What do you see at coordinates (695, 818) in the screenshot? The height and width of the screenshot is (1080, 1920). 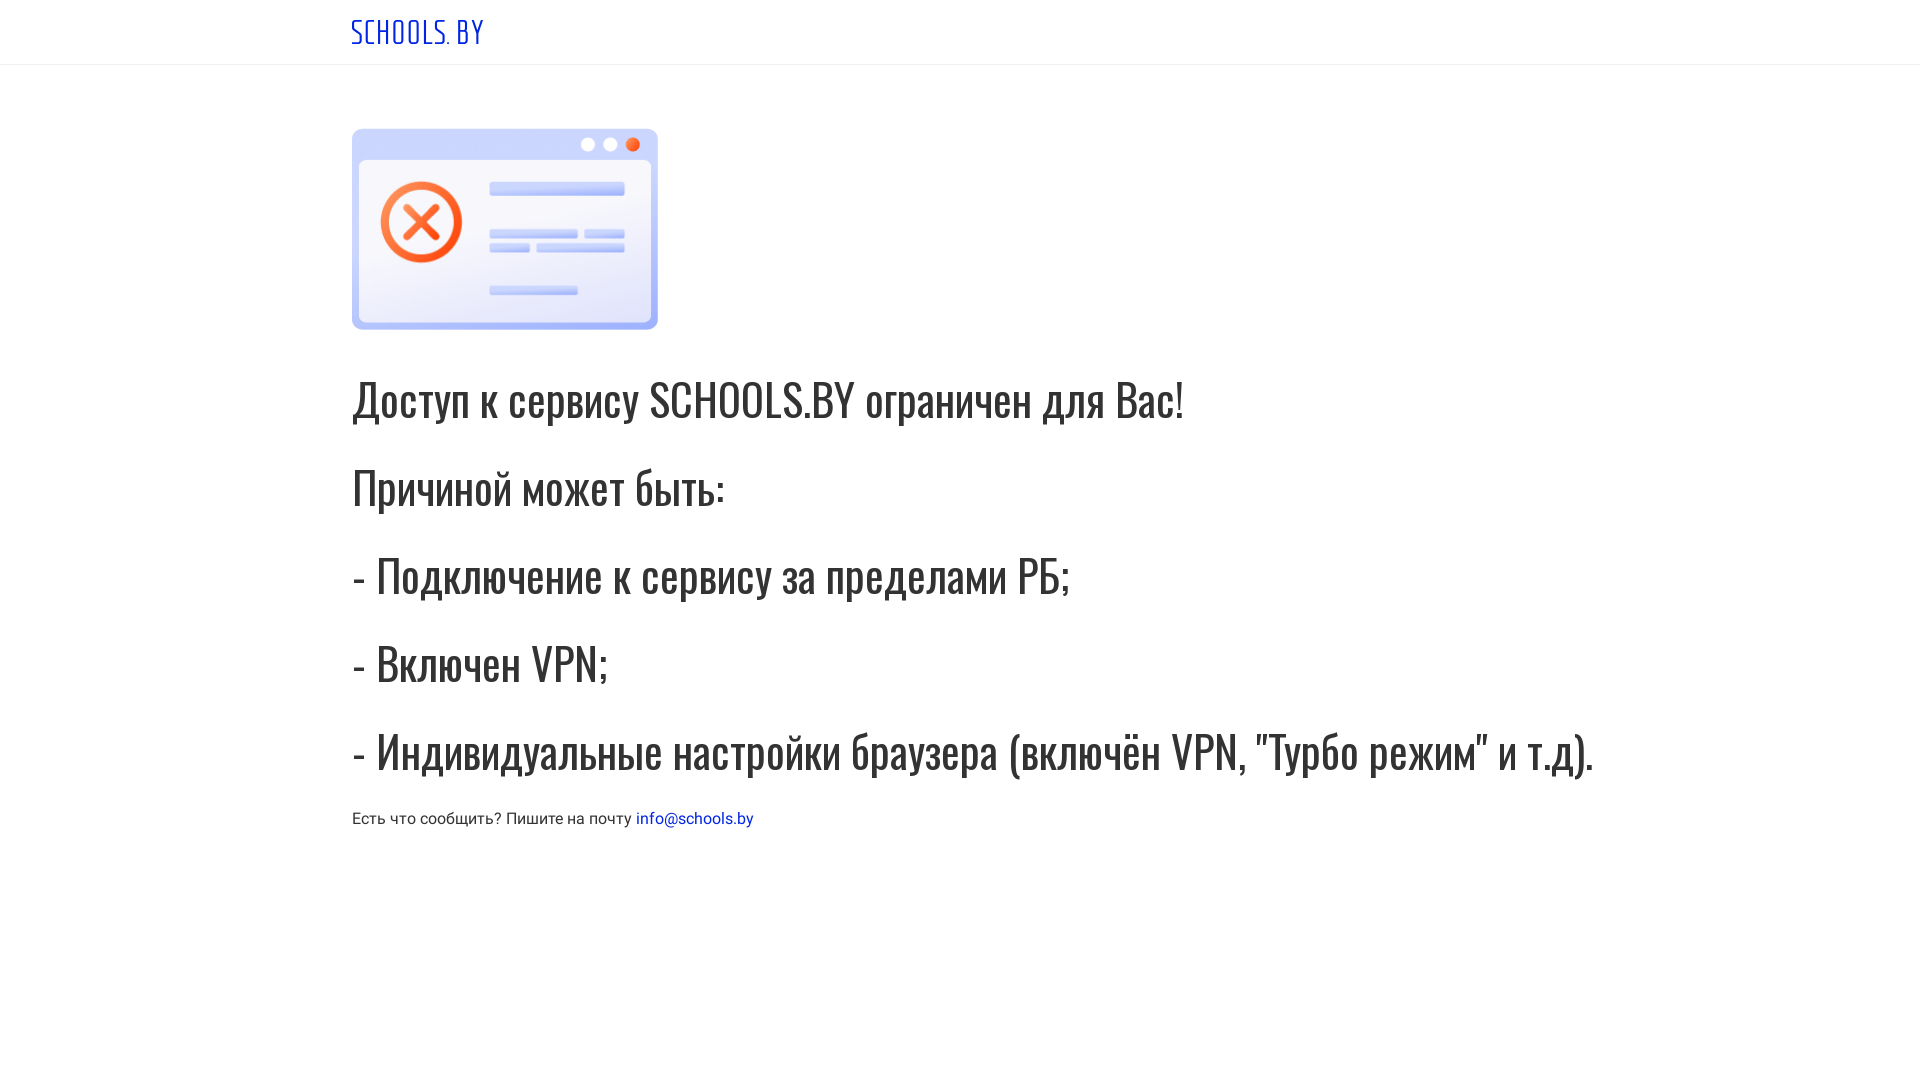 I see `'info@schools.by'` at bounding box center [695, 818].